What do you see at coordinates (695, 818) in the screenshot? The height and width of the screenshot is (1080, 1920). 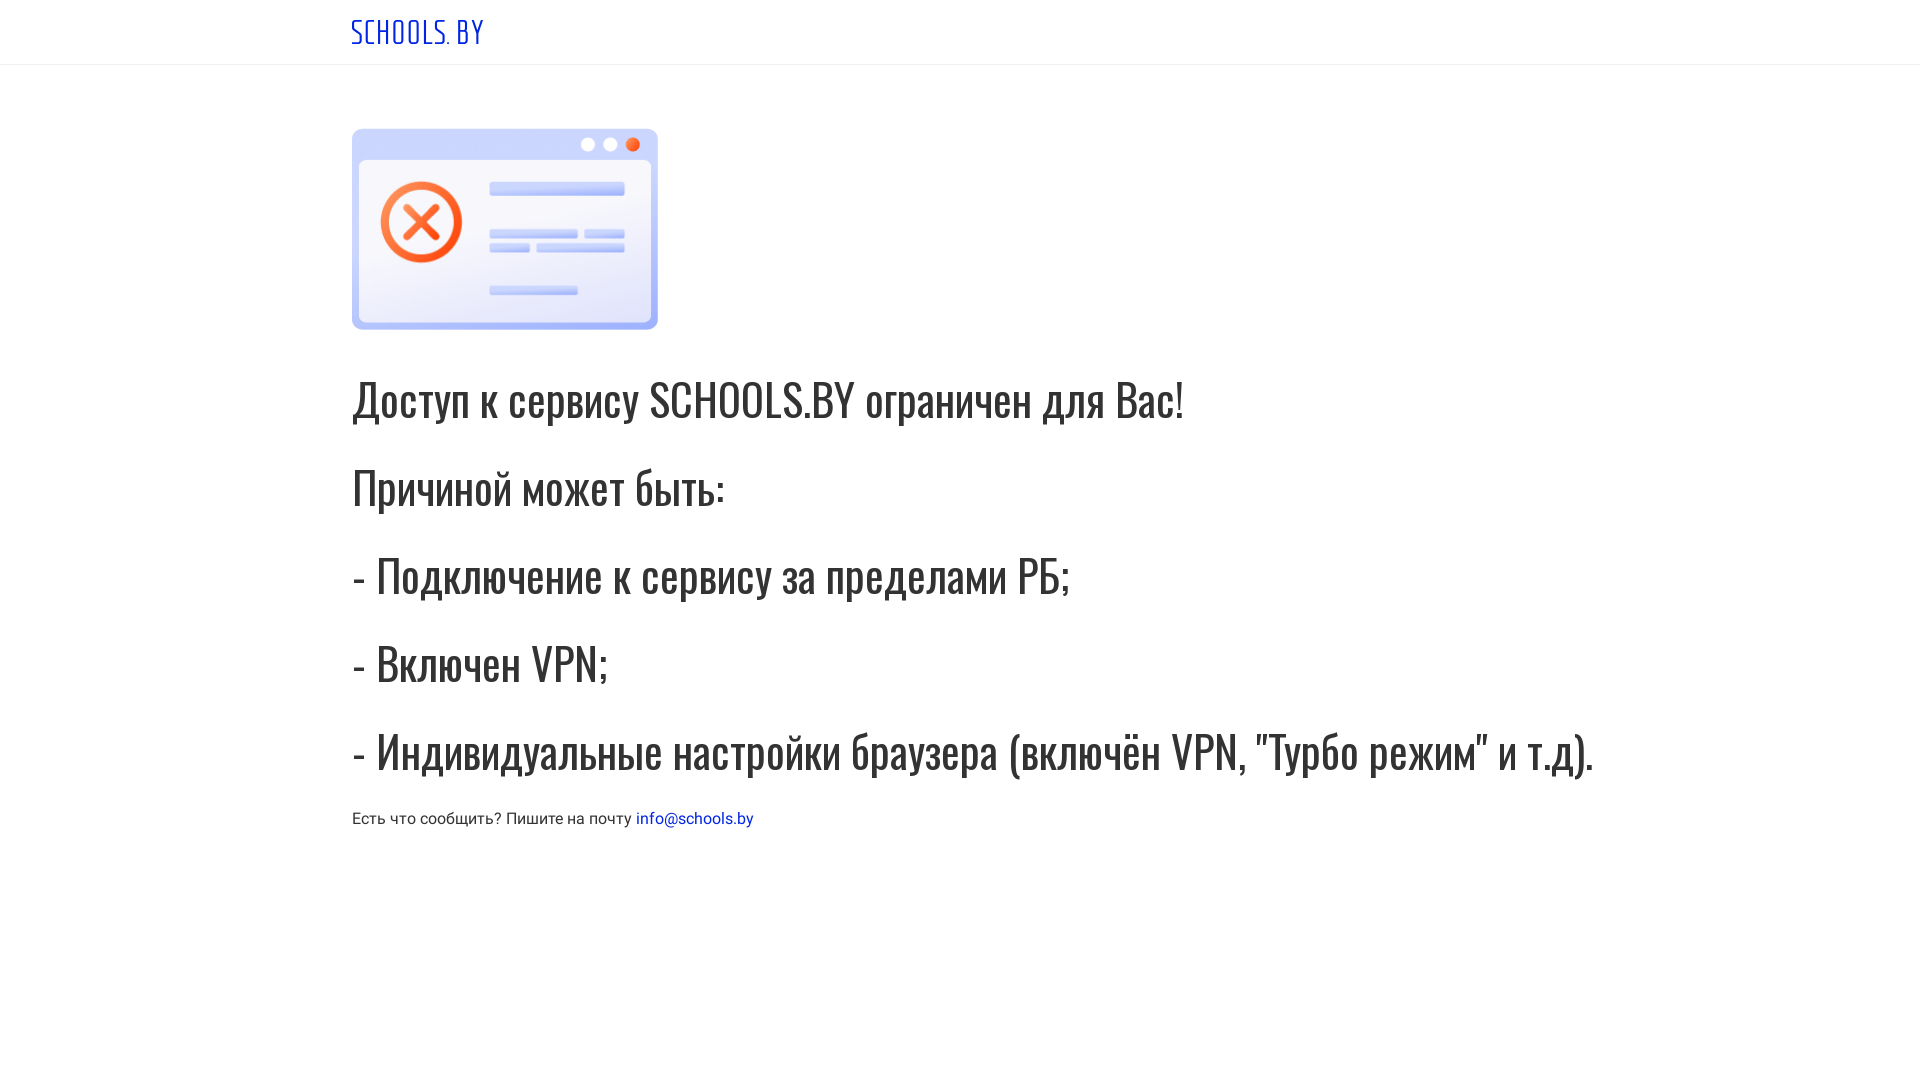 I see `'info@schools.by'` at bounding box center [695, 818].